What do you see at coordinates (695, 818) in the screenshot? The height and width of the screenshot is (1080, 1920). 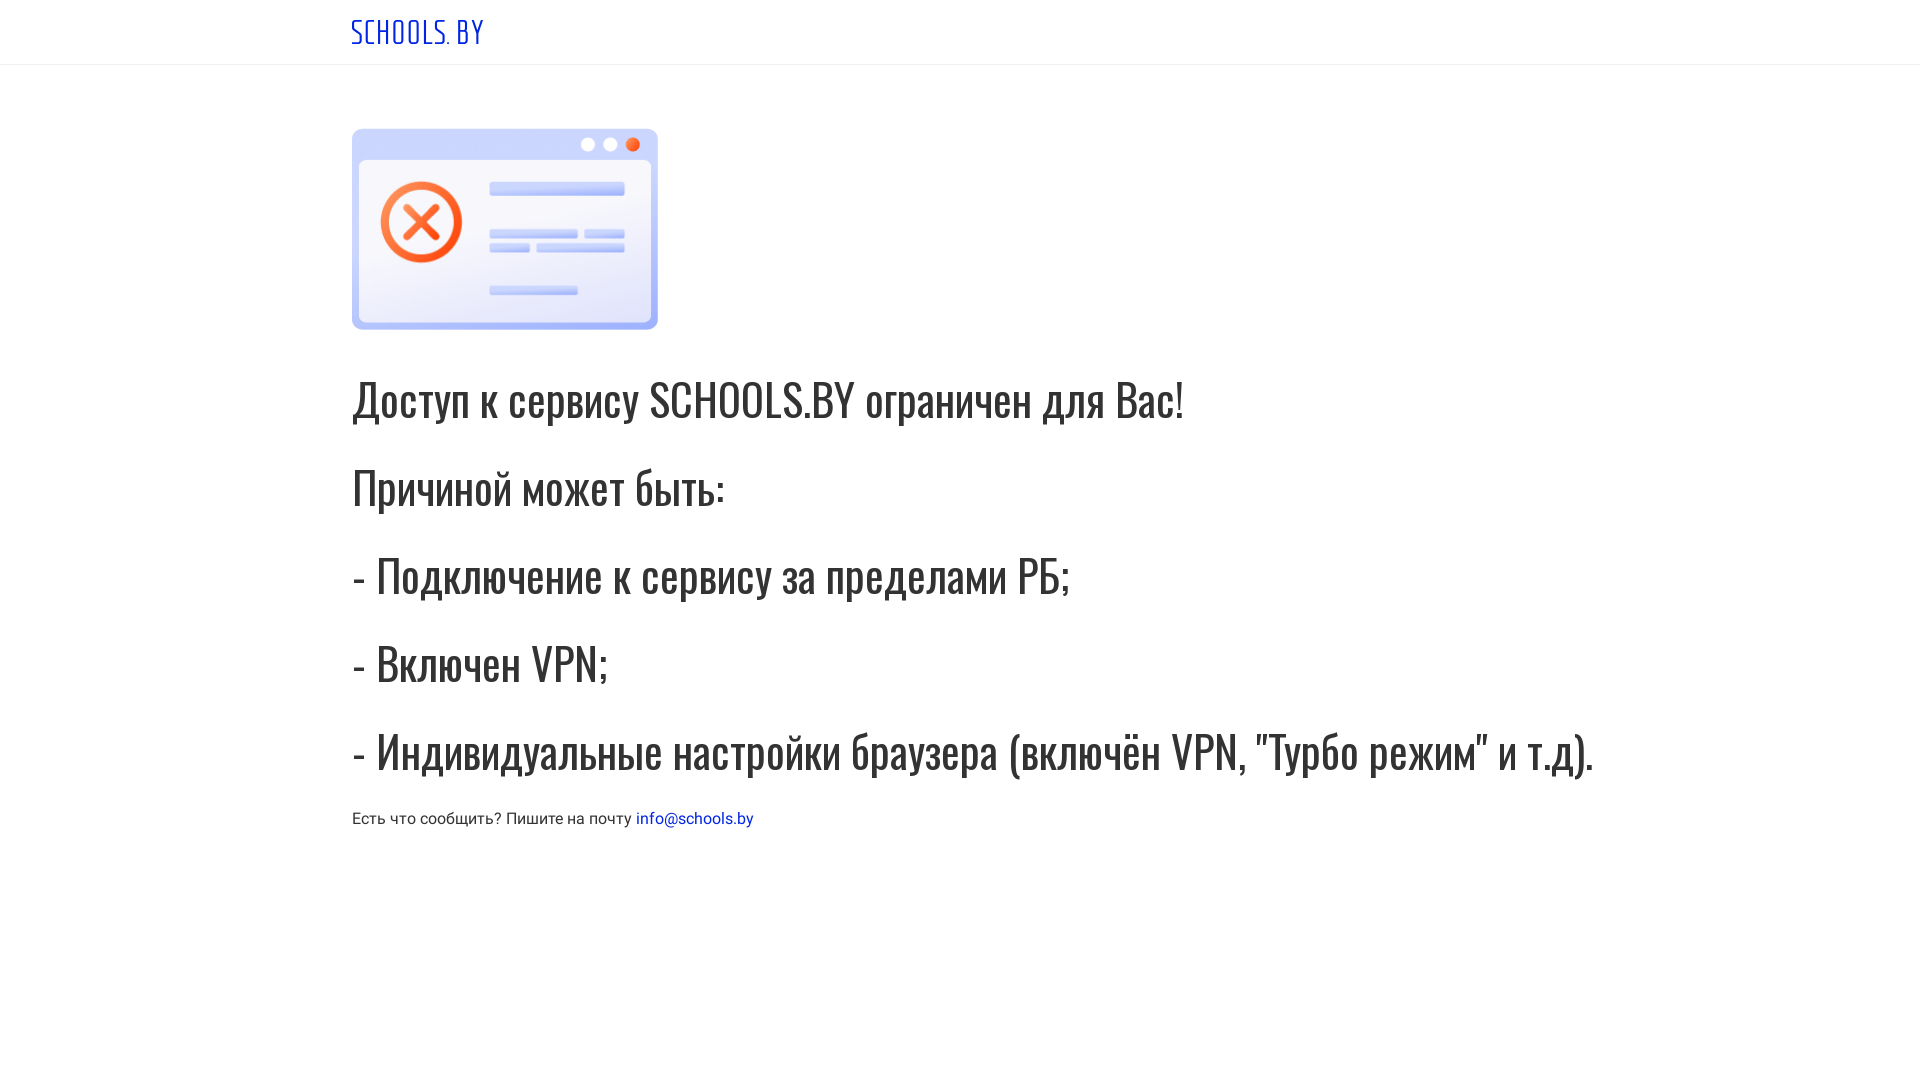 I see `'info@schools.by'` at bounding box center [695, 818].